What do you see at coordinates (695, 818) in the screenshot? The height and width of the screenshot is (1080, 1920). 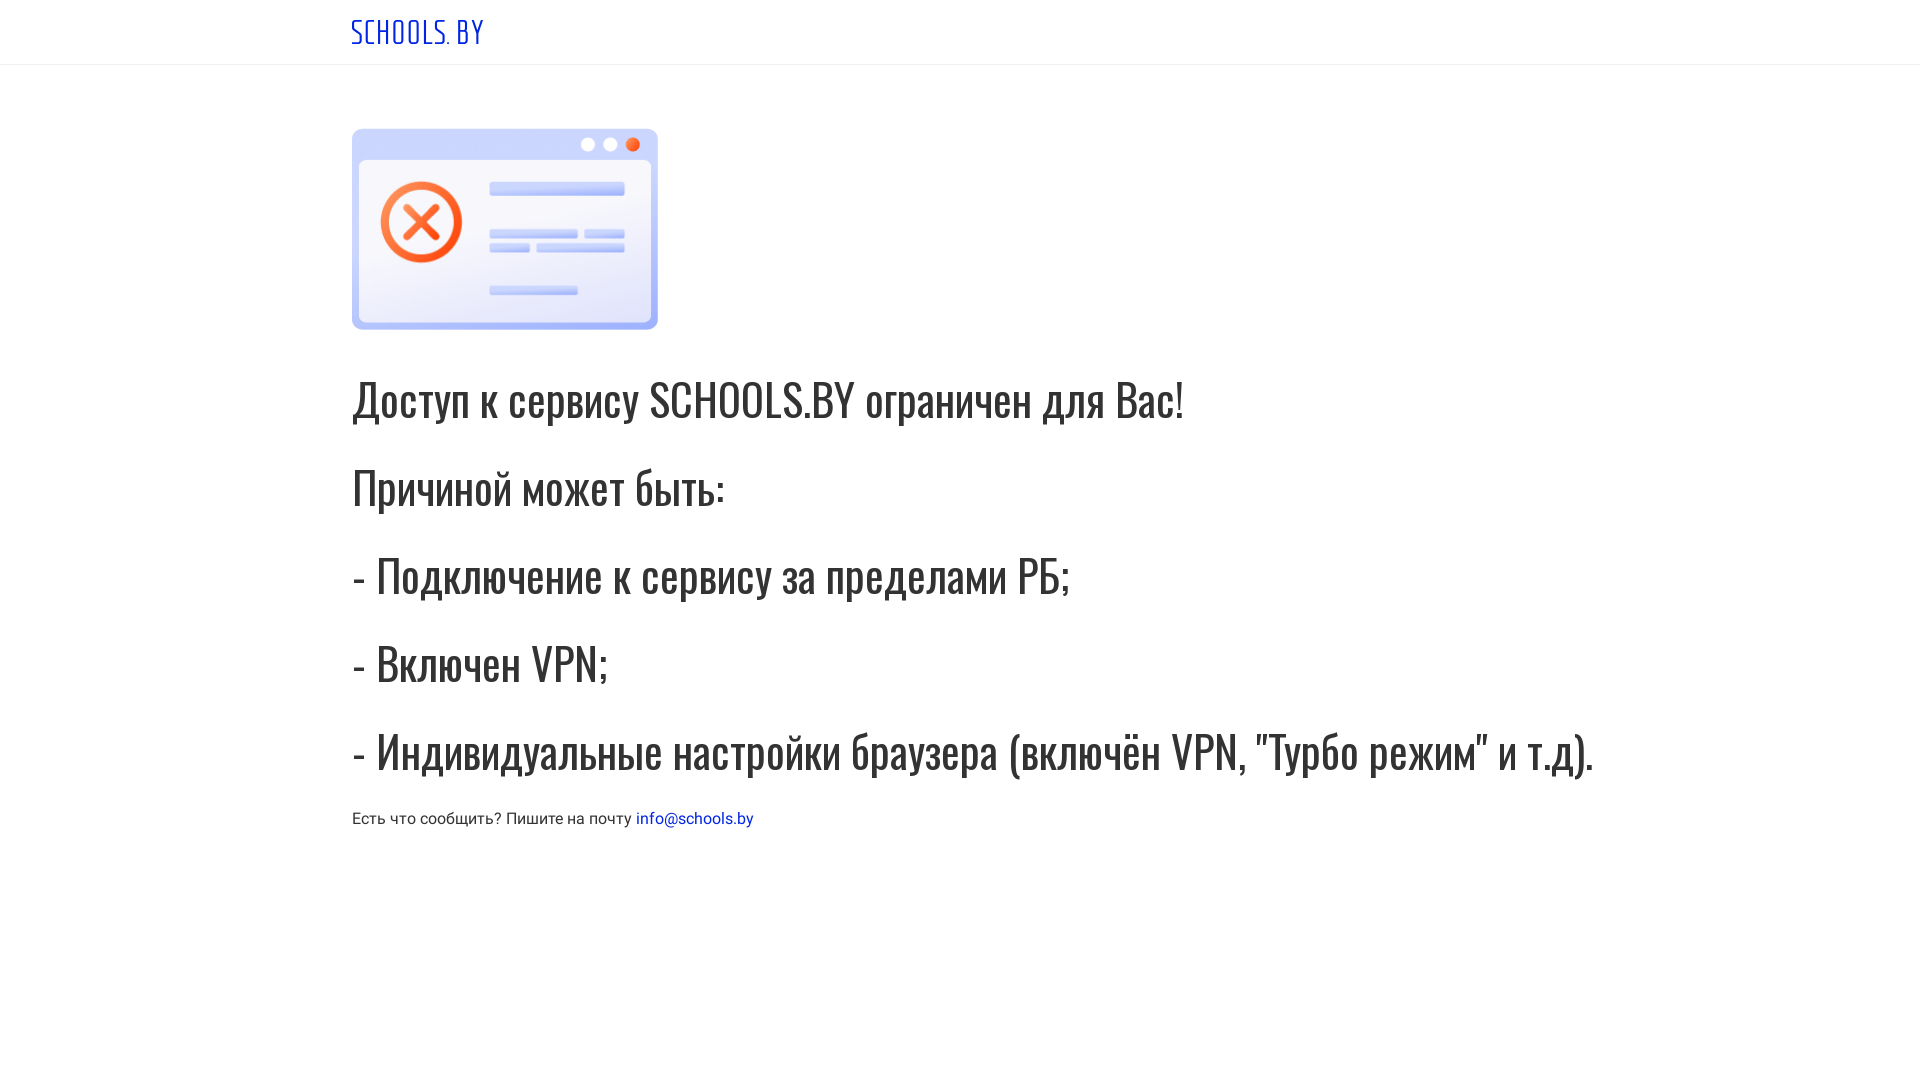 I see `'info@schools.by'` at bounding box center [695, 818].